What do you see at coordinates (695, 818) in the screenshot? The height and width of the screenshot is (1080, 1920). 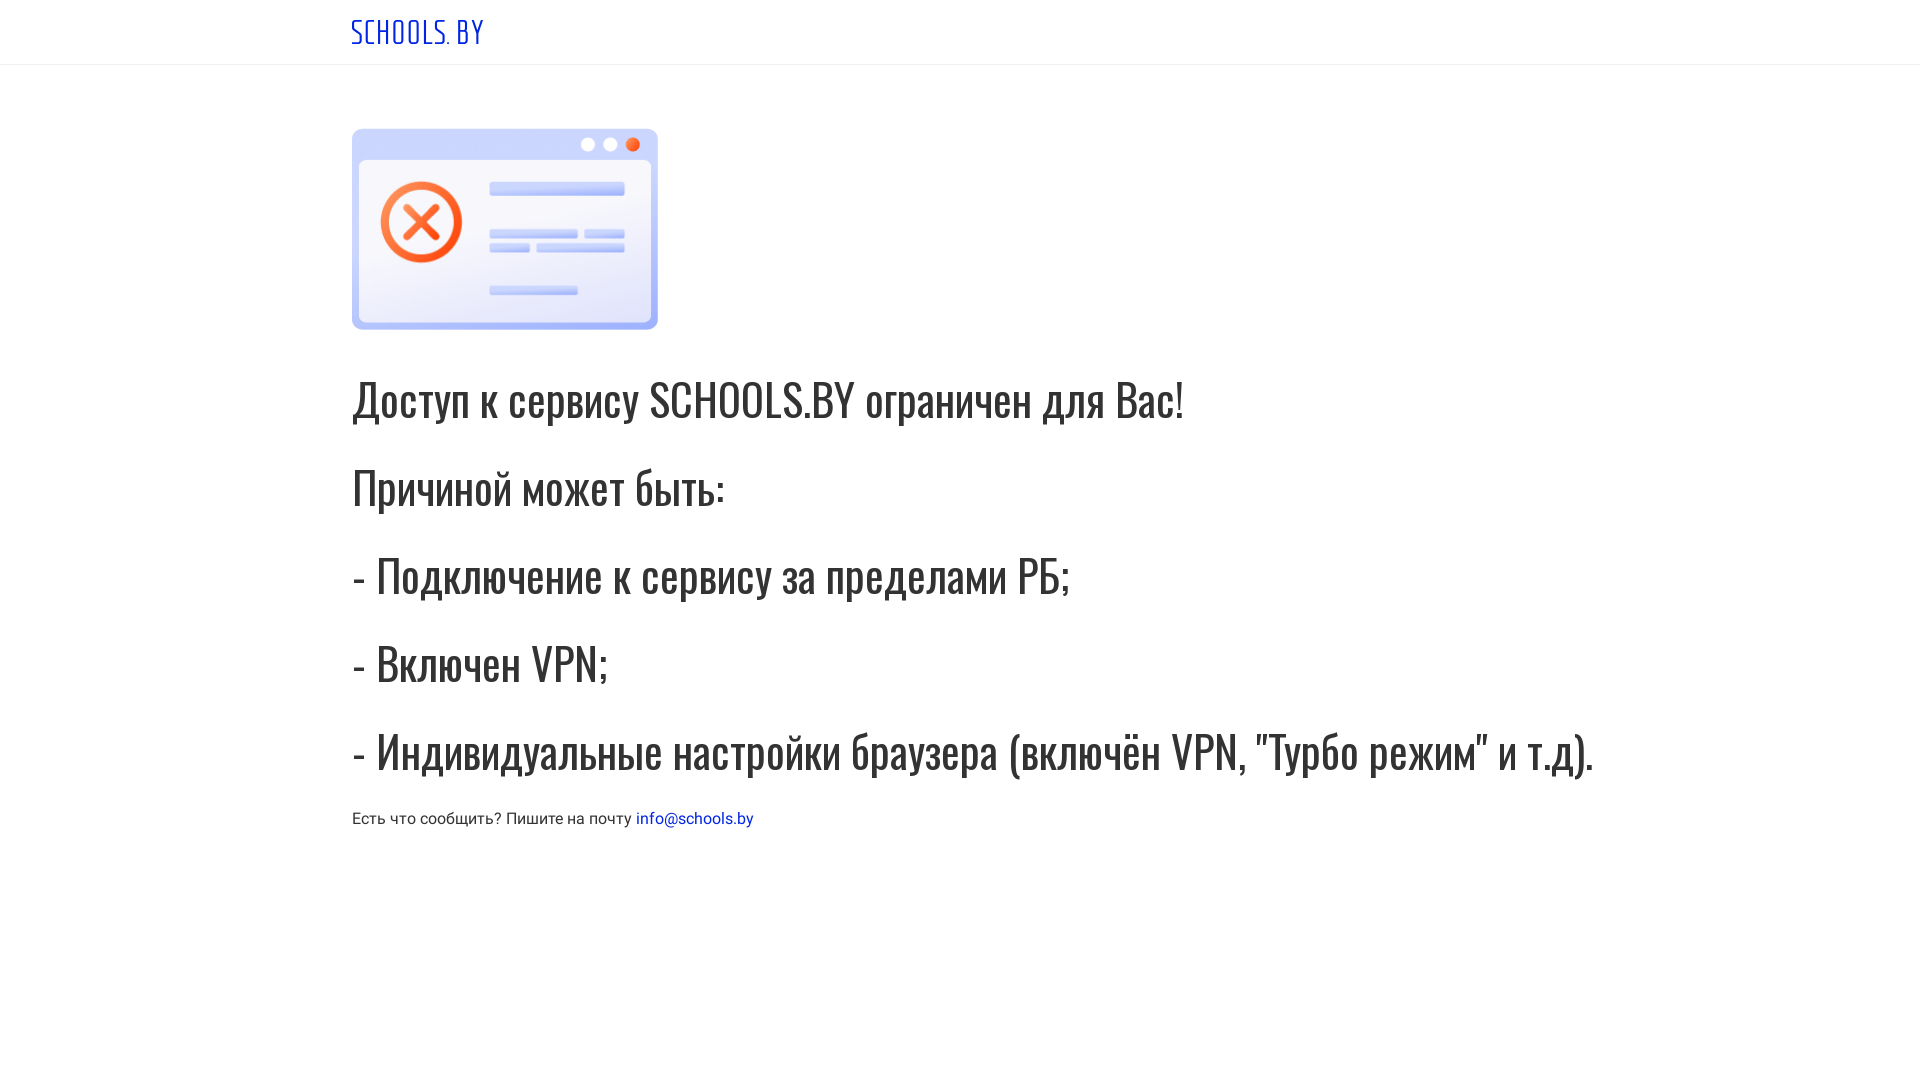 I see `'info@schools.by'` at bounding box center [695, 818].